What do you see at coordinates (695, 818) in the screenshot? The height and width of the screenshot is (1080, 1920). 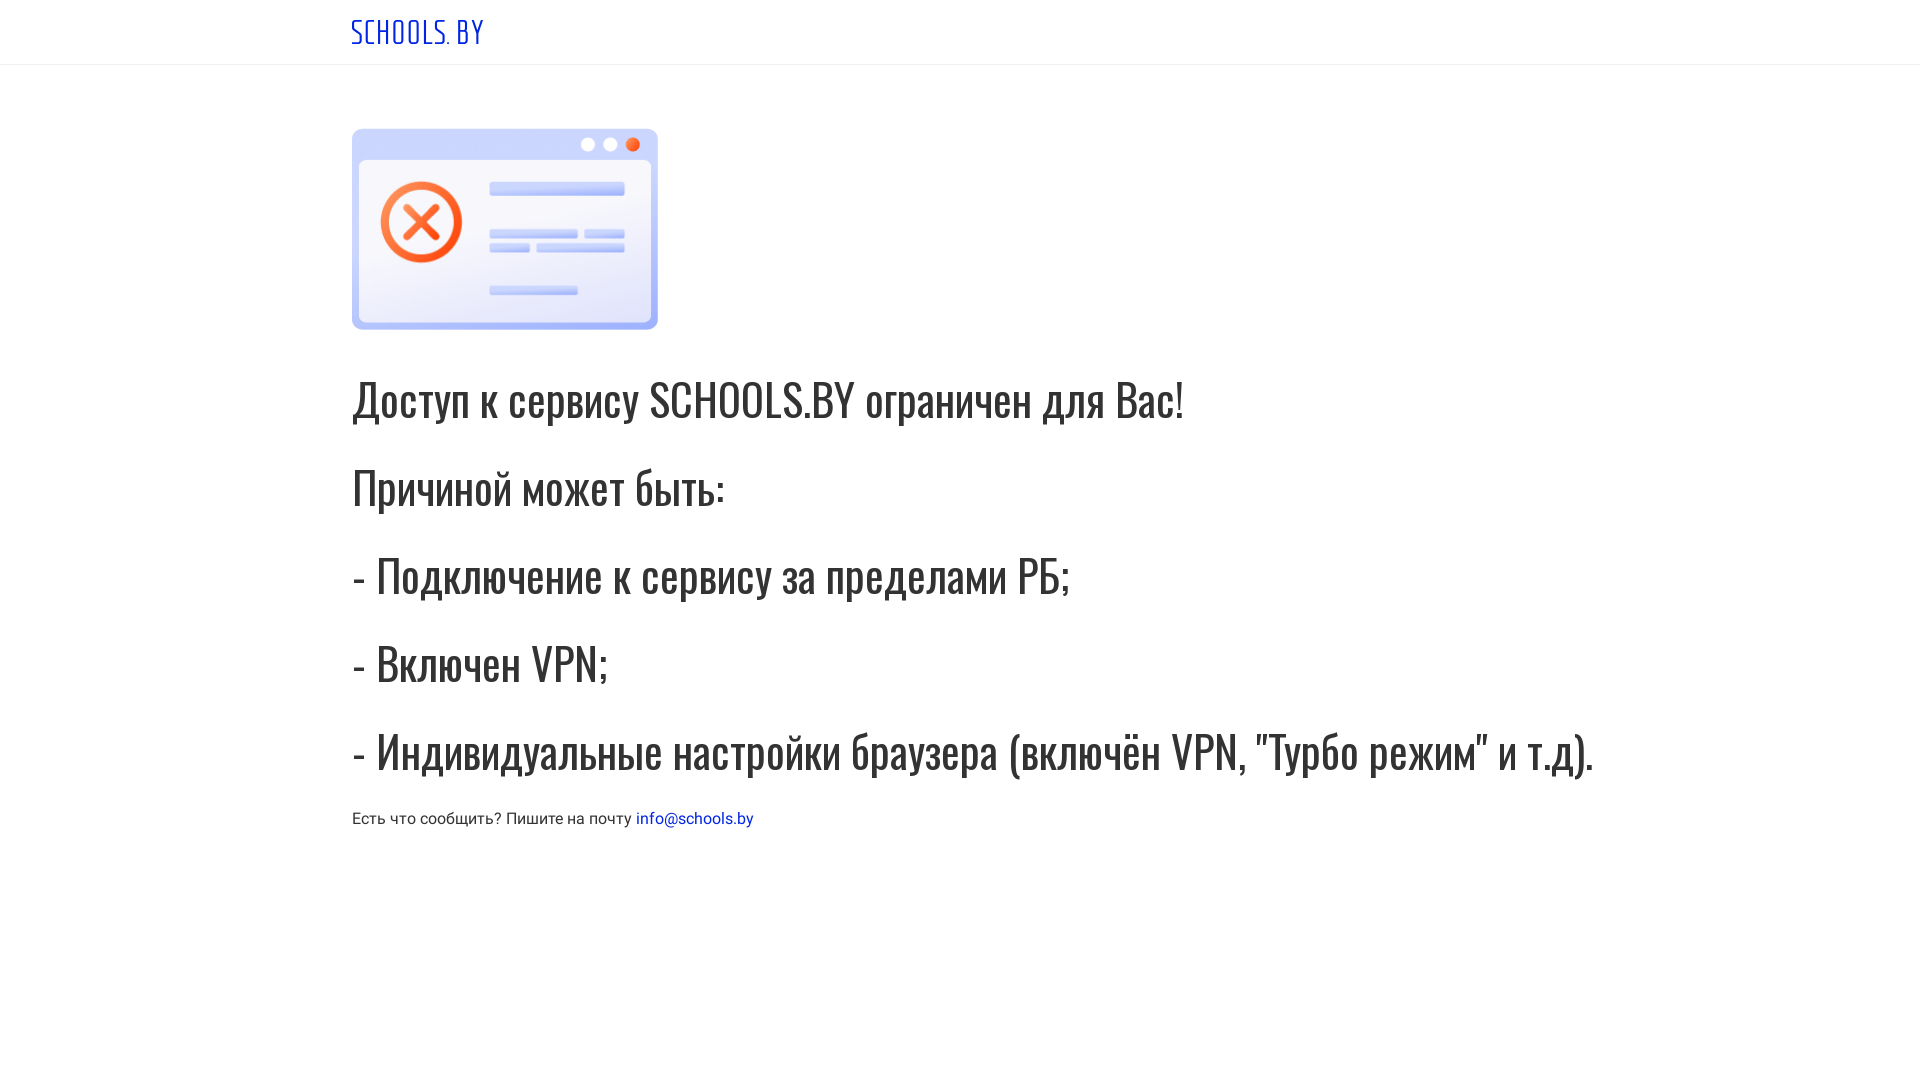 I see `'info@schools.by'` at bounding box center [695, 818].